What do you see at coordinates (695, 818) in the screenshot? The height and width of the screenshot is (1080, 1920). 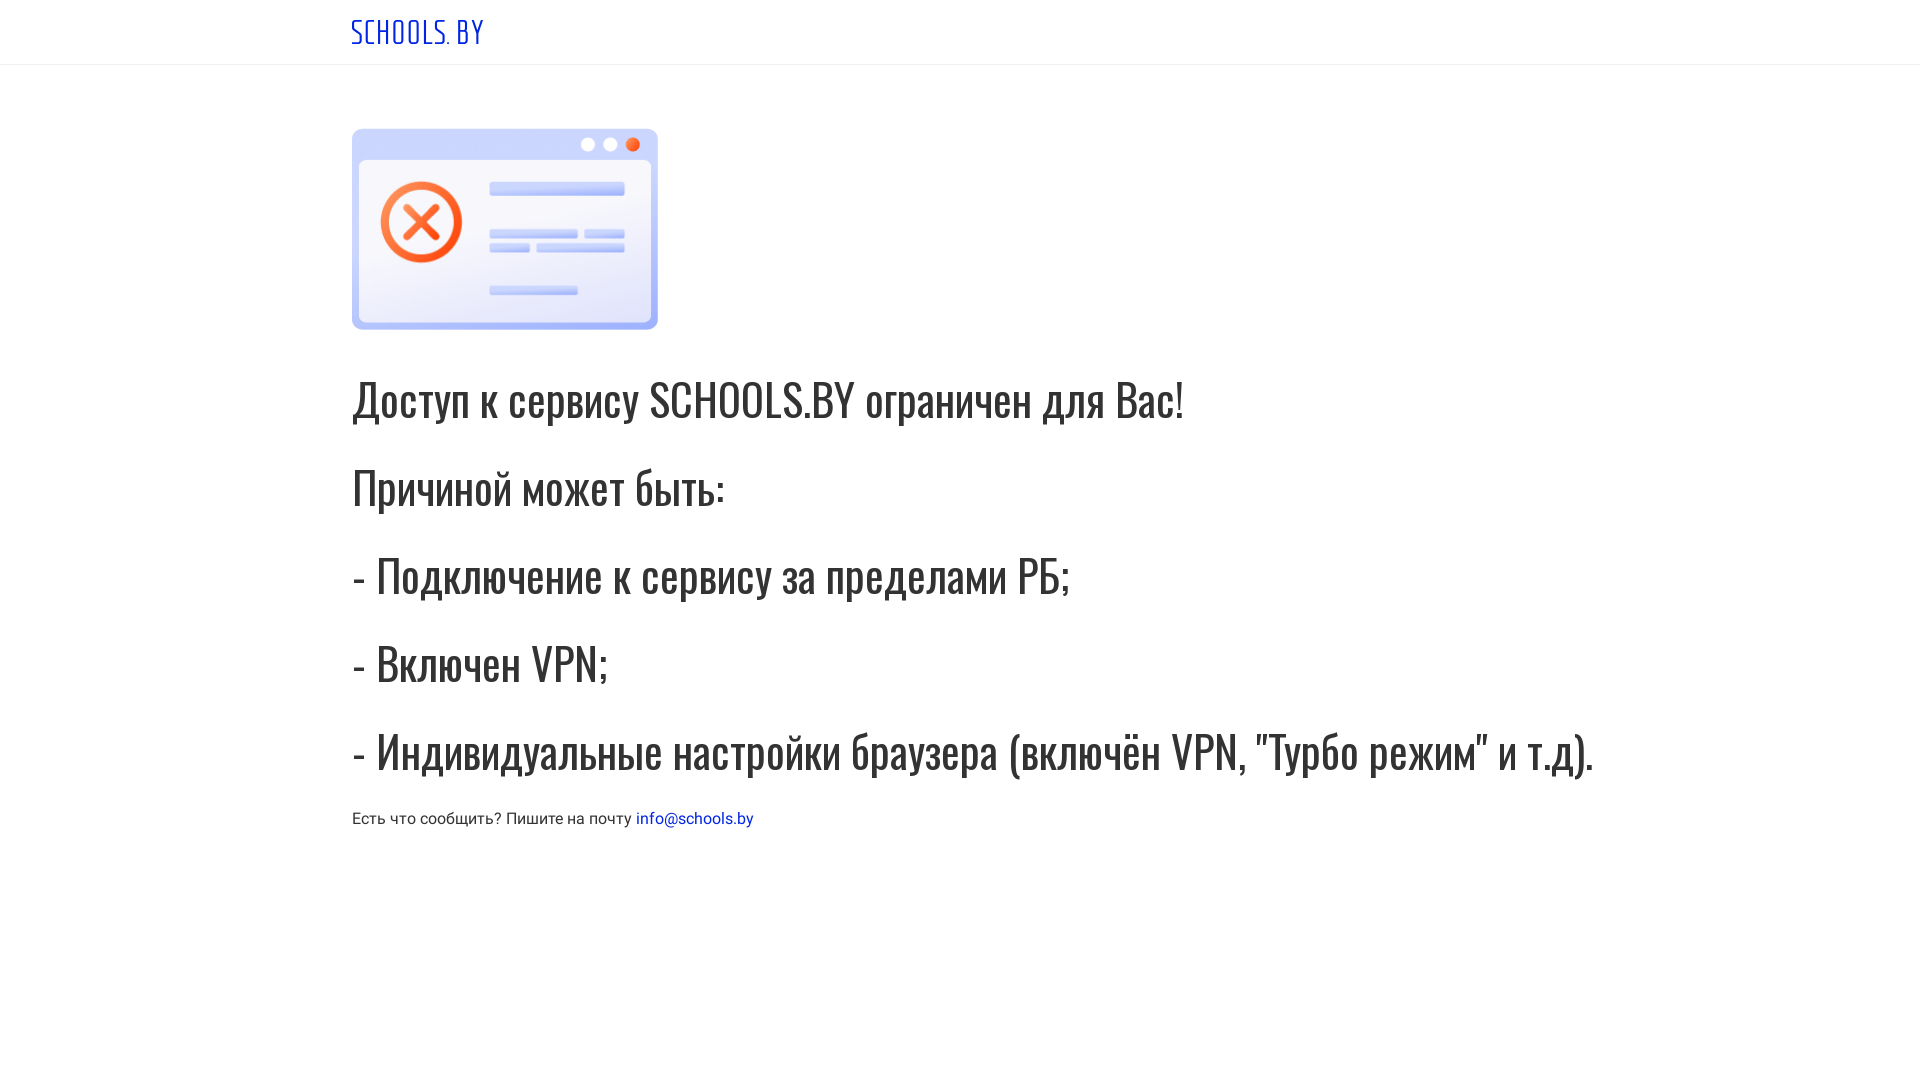 I see `'info@schools.by'` at bounding box center [695, 818].